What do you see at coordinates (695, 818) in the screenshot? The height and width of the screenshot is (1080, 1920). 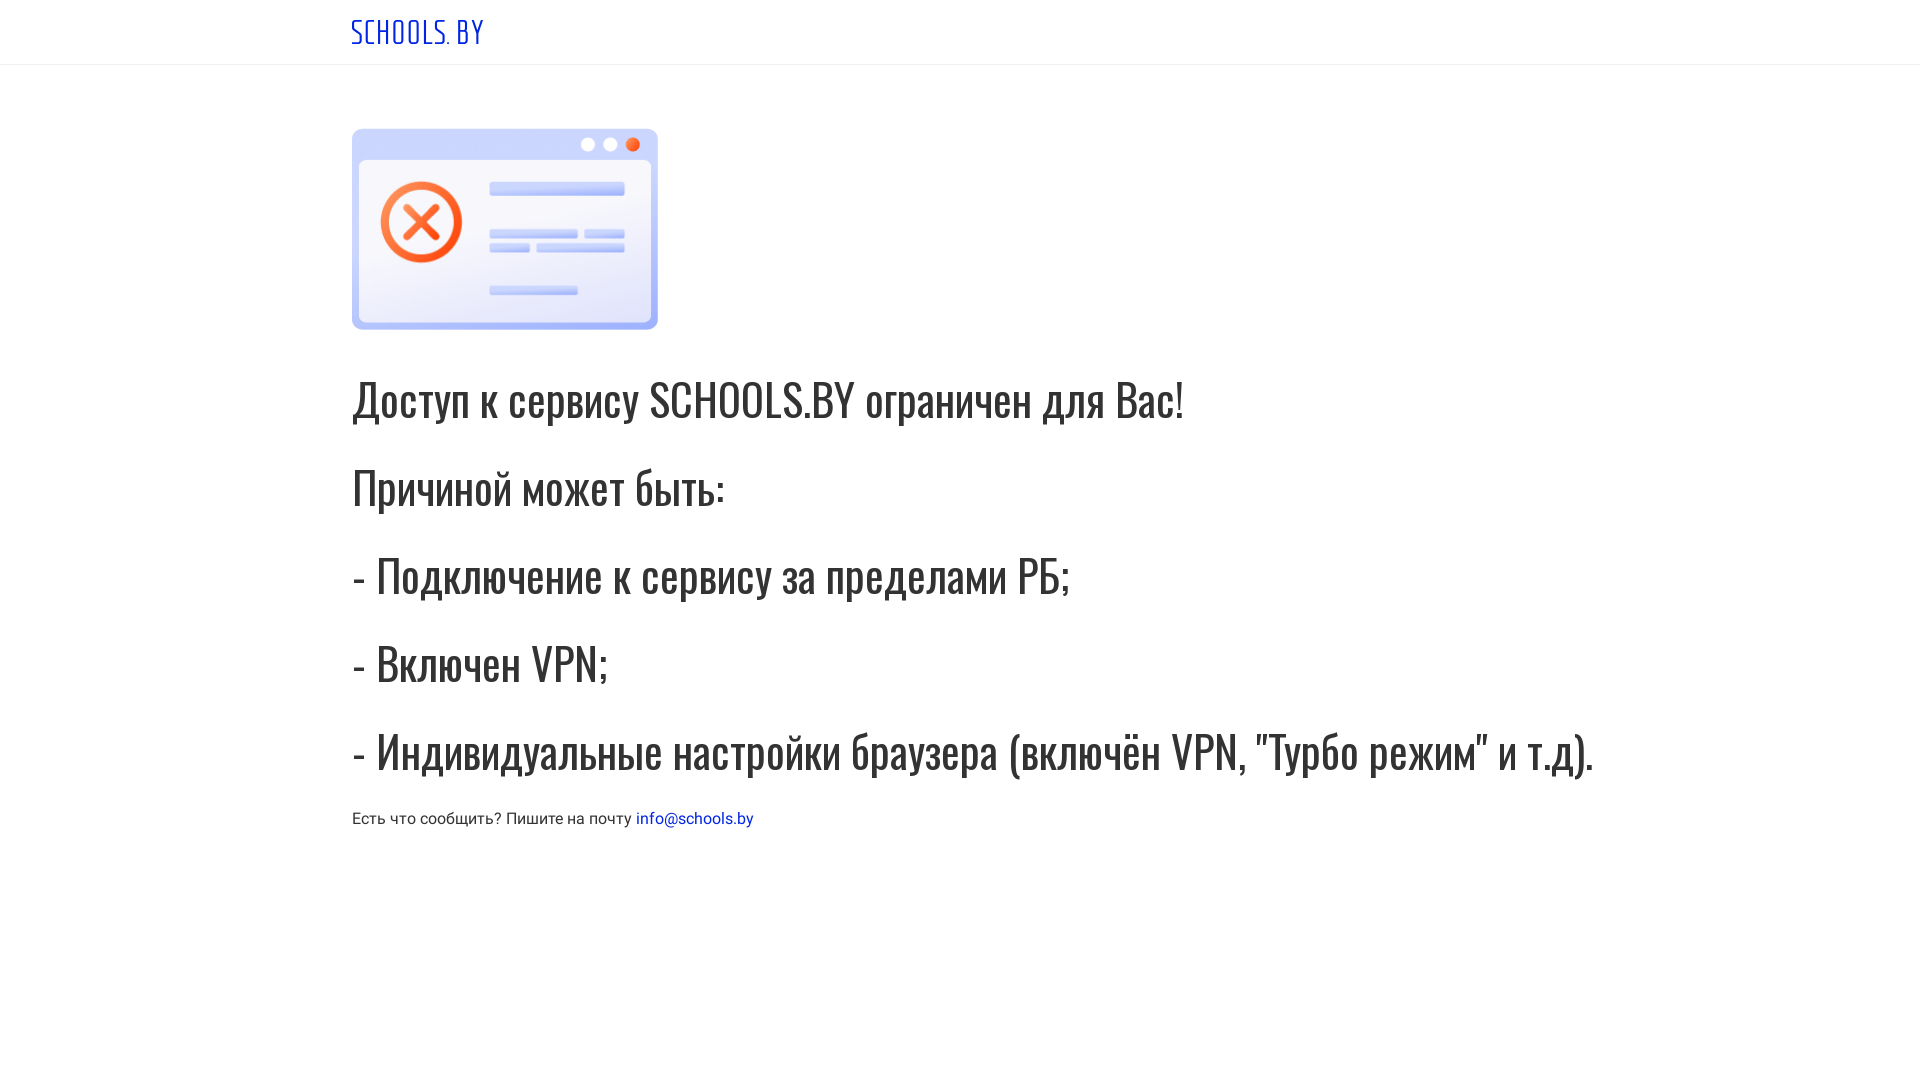 I see `'info@schools.by'` at bounding box center [695, 818].